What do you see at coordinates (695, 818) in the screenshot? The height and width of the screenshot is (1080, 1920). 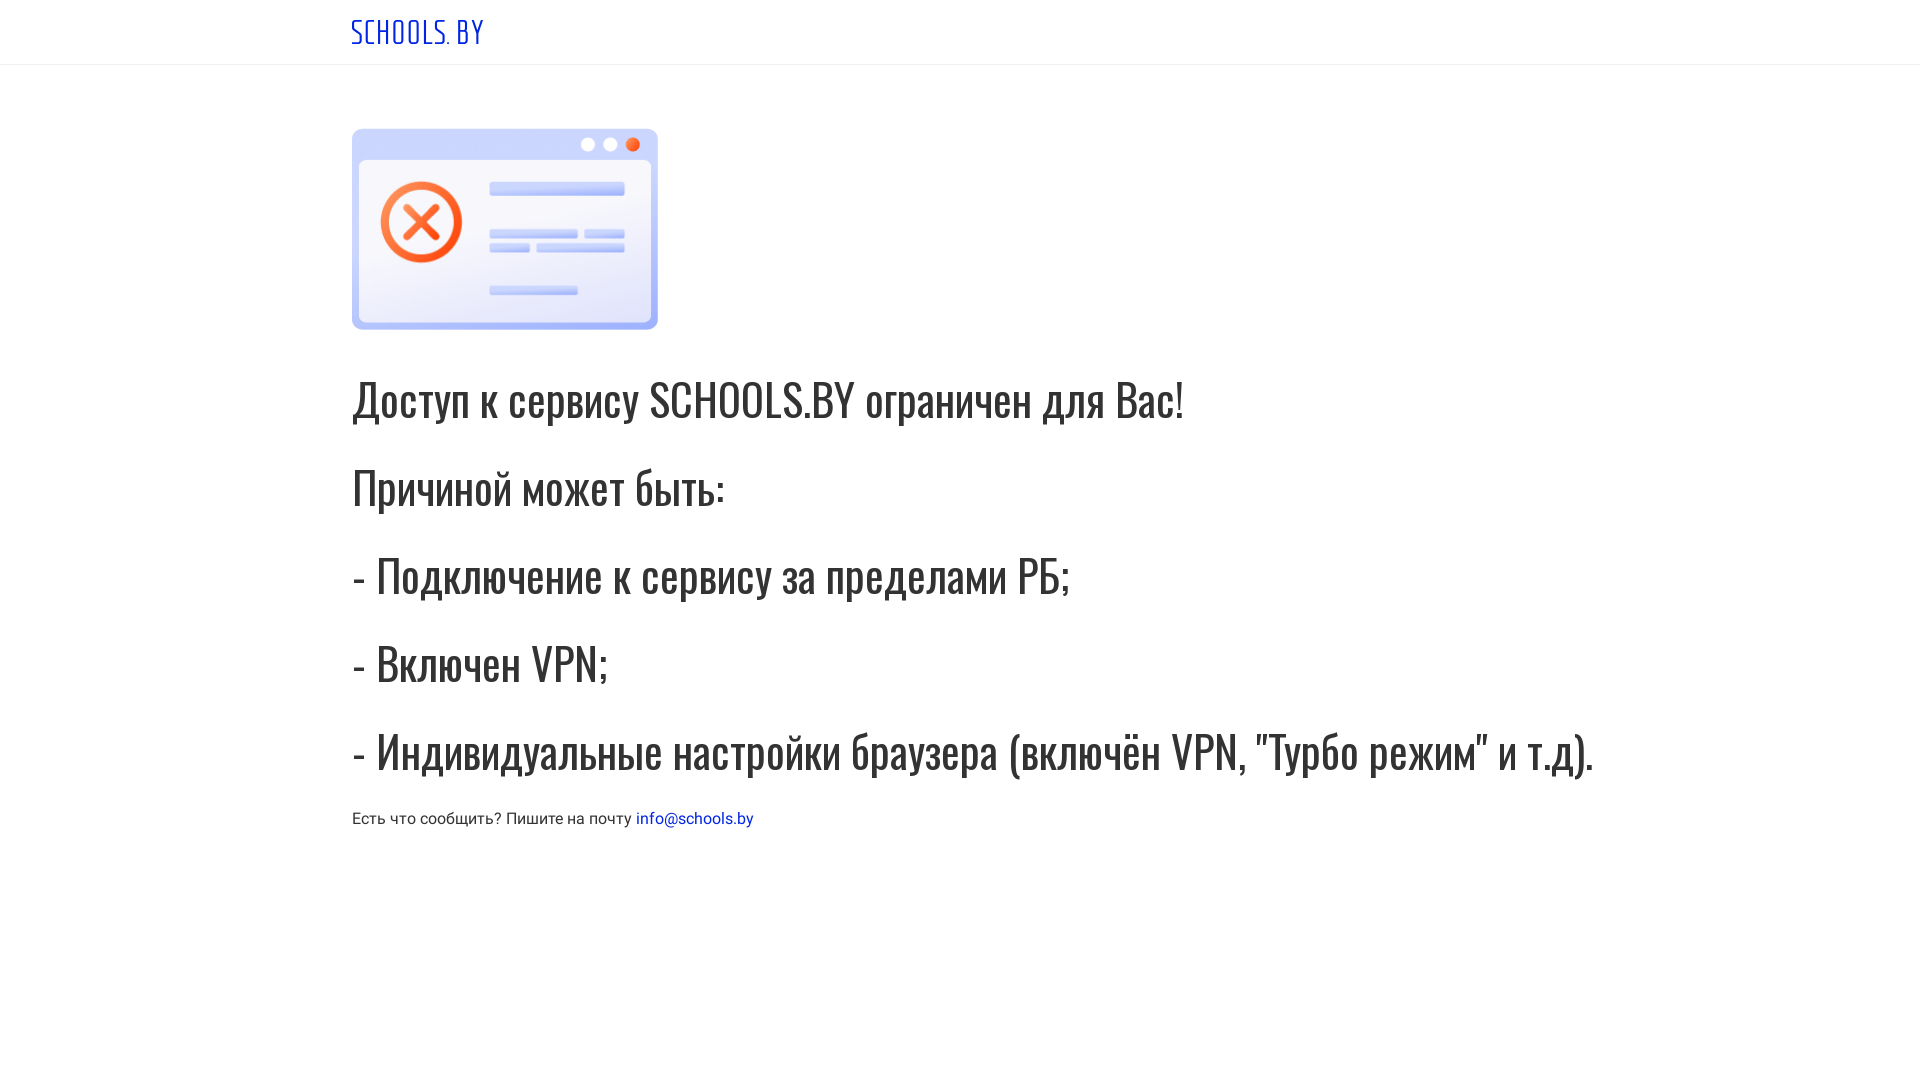 I see `'info@schools.by'` at bounding box center [695, 818].